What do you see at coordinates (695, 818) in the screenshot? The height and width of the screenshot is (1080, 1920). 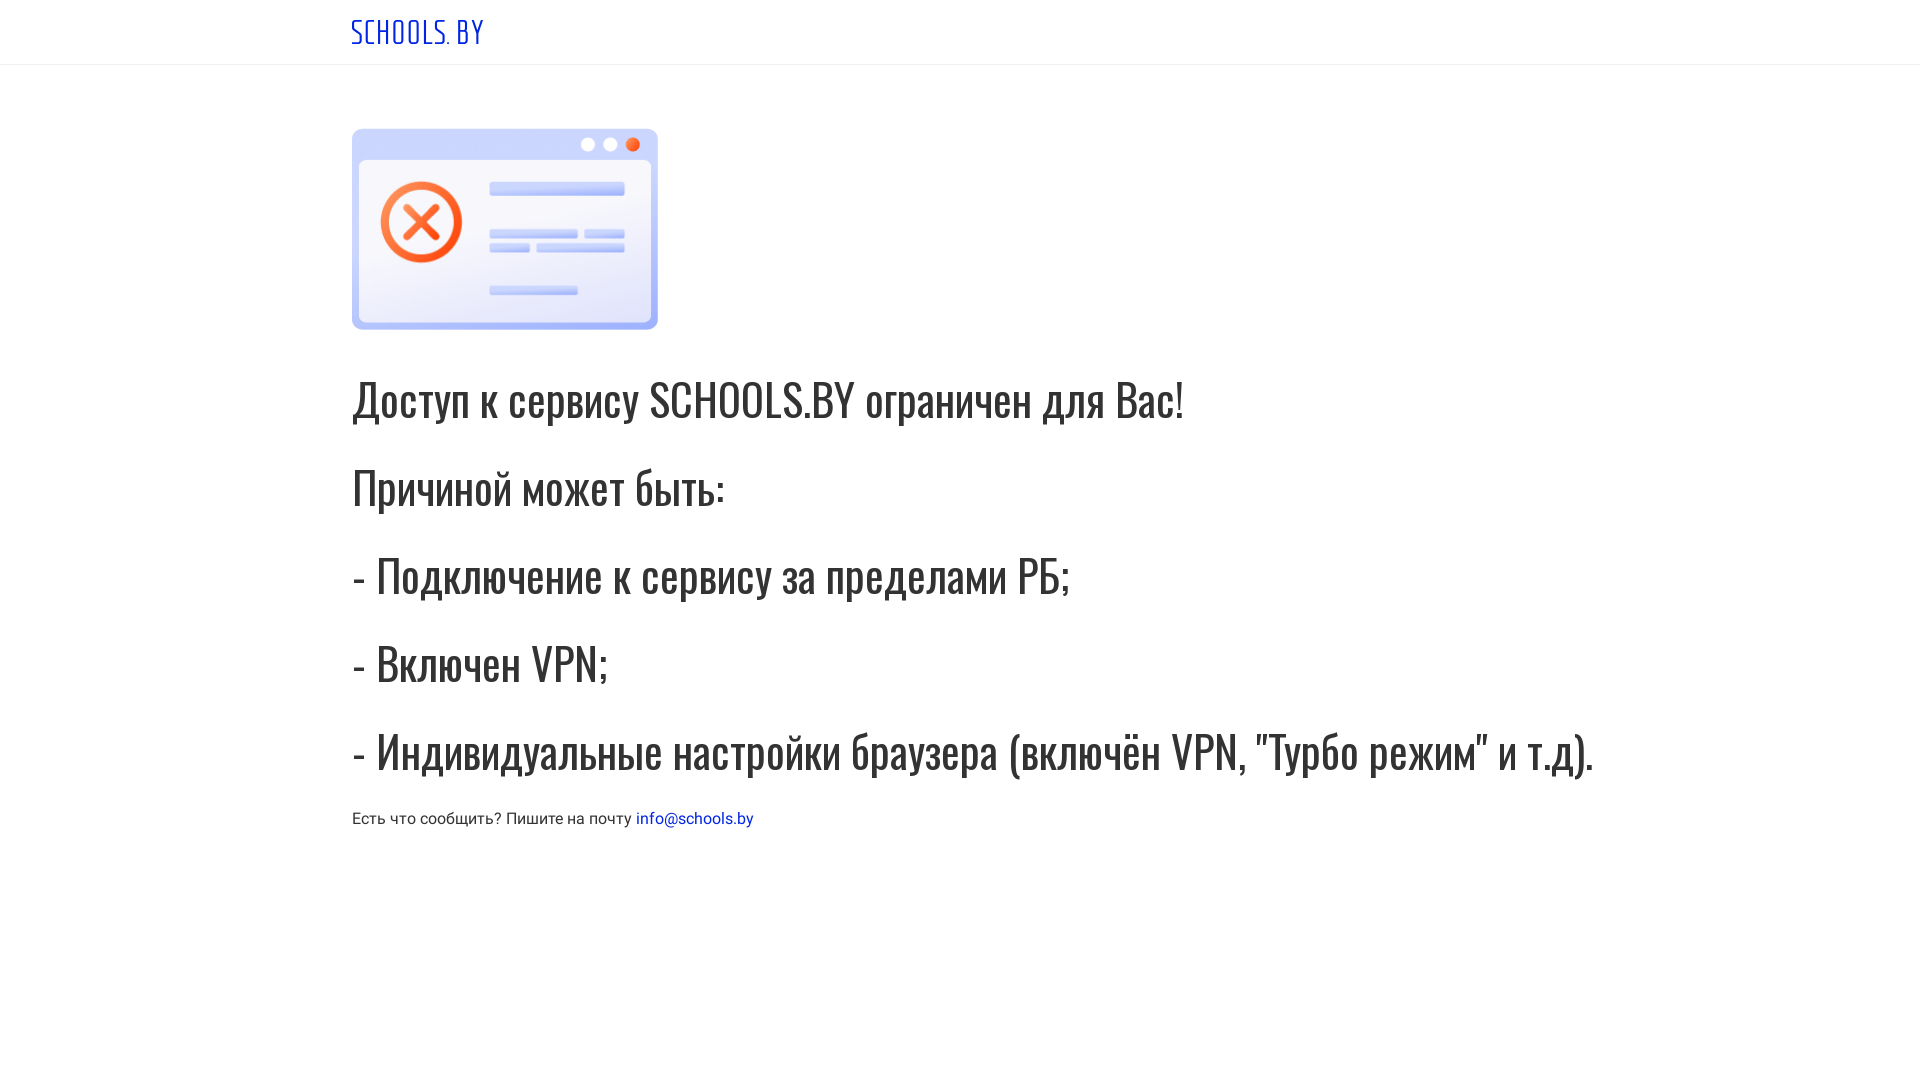 I see `'info@schools.by'` at bounding box center [695, 818].